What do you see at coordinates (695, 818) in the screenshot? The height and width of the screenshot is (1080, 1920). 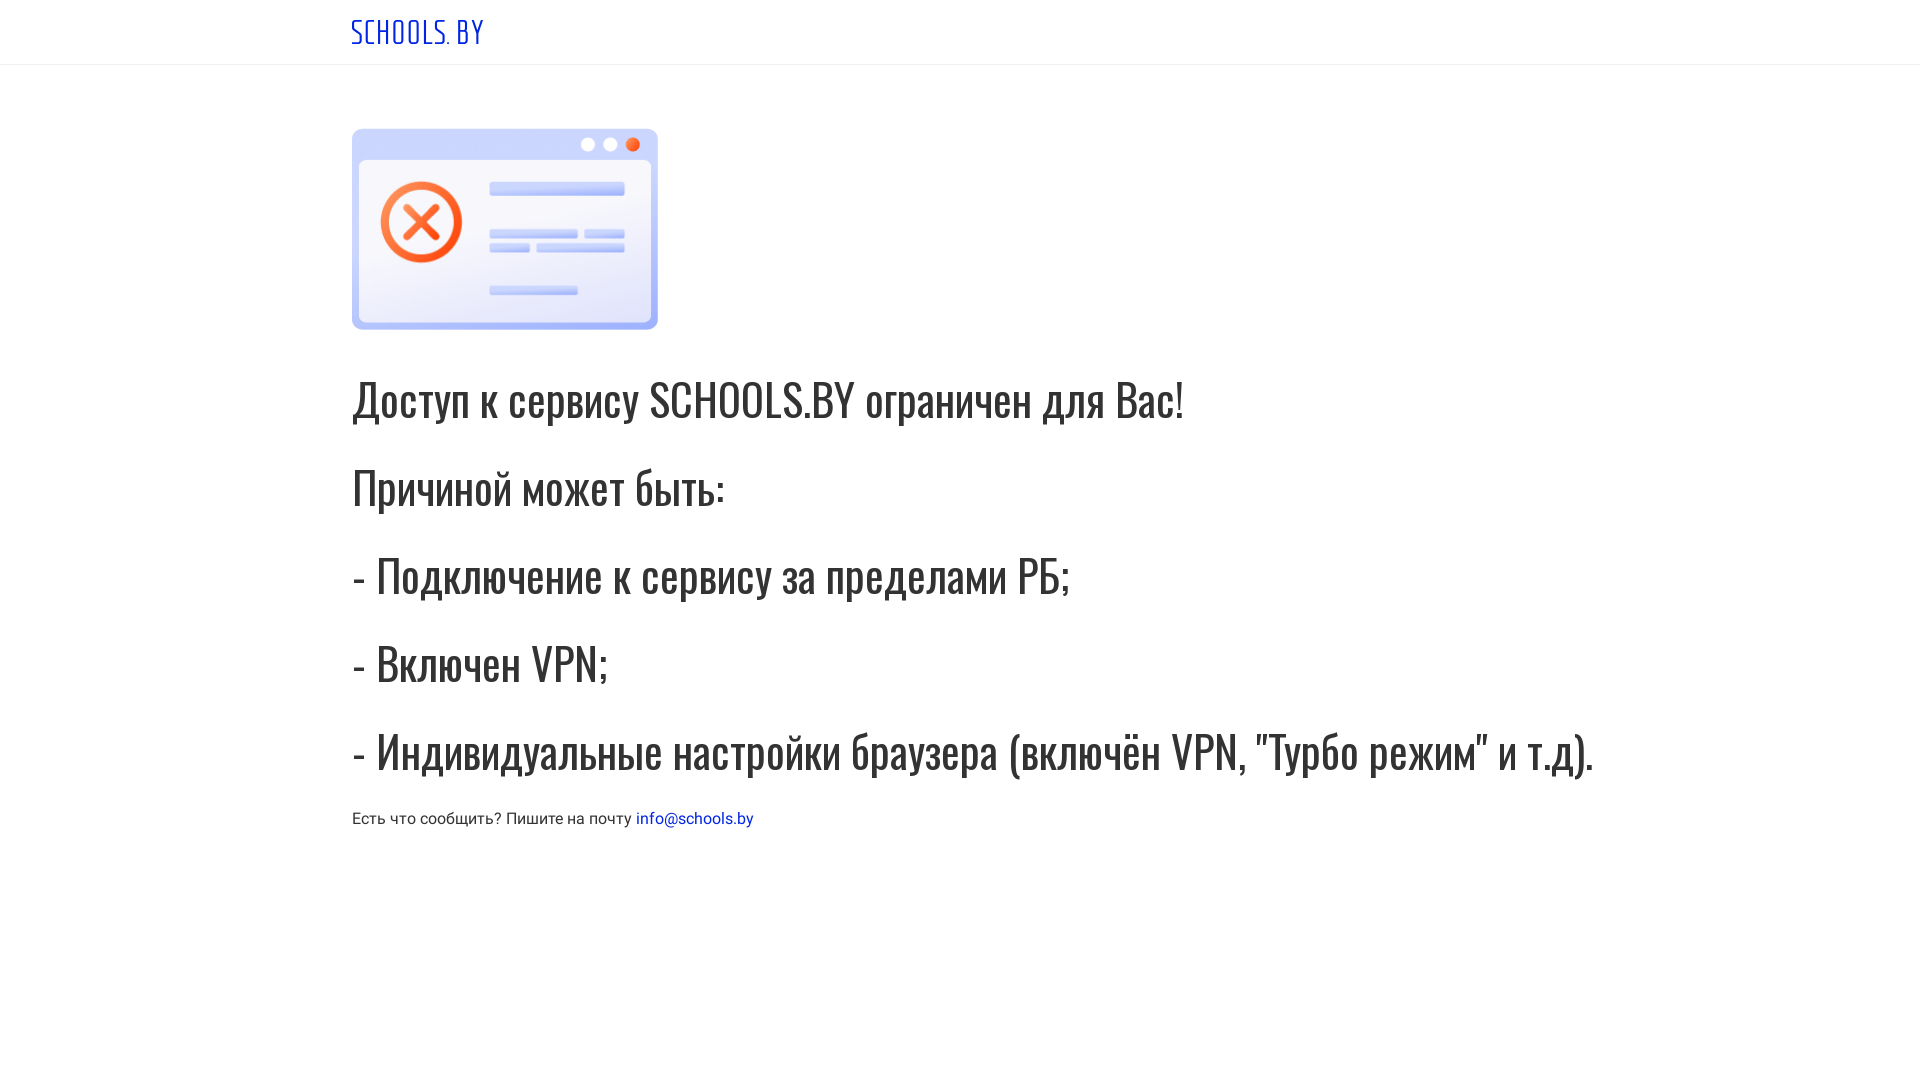 I see `'info@schools.by'` at bounding box center [695, 818].